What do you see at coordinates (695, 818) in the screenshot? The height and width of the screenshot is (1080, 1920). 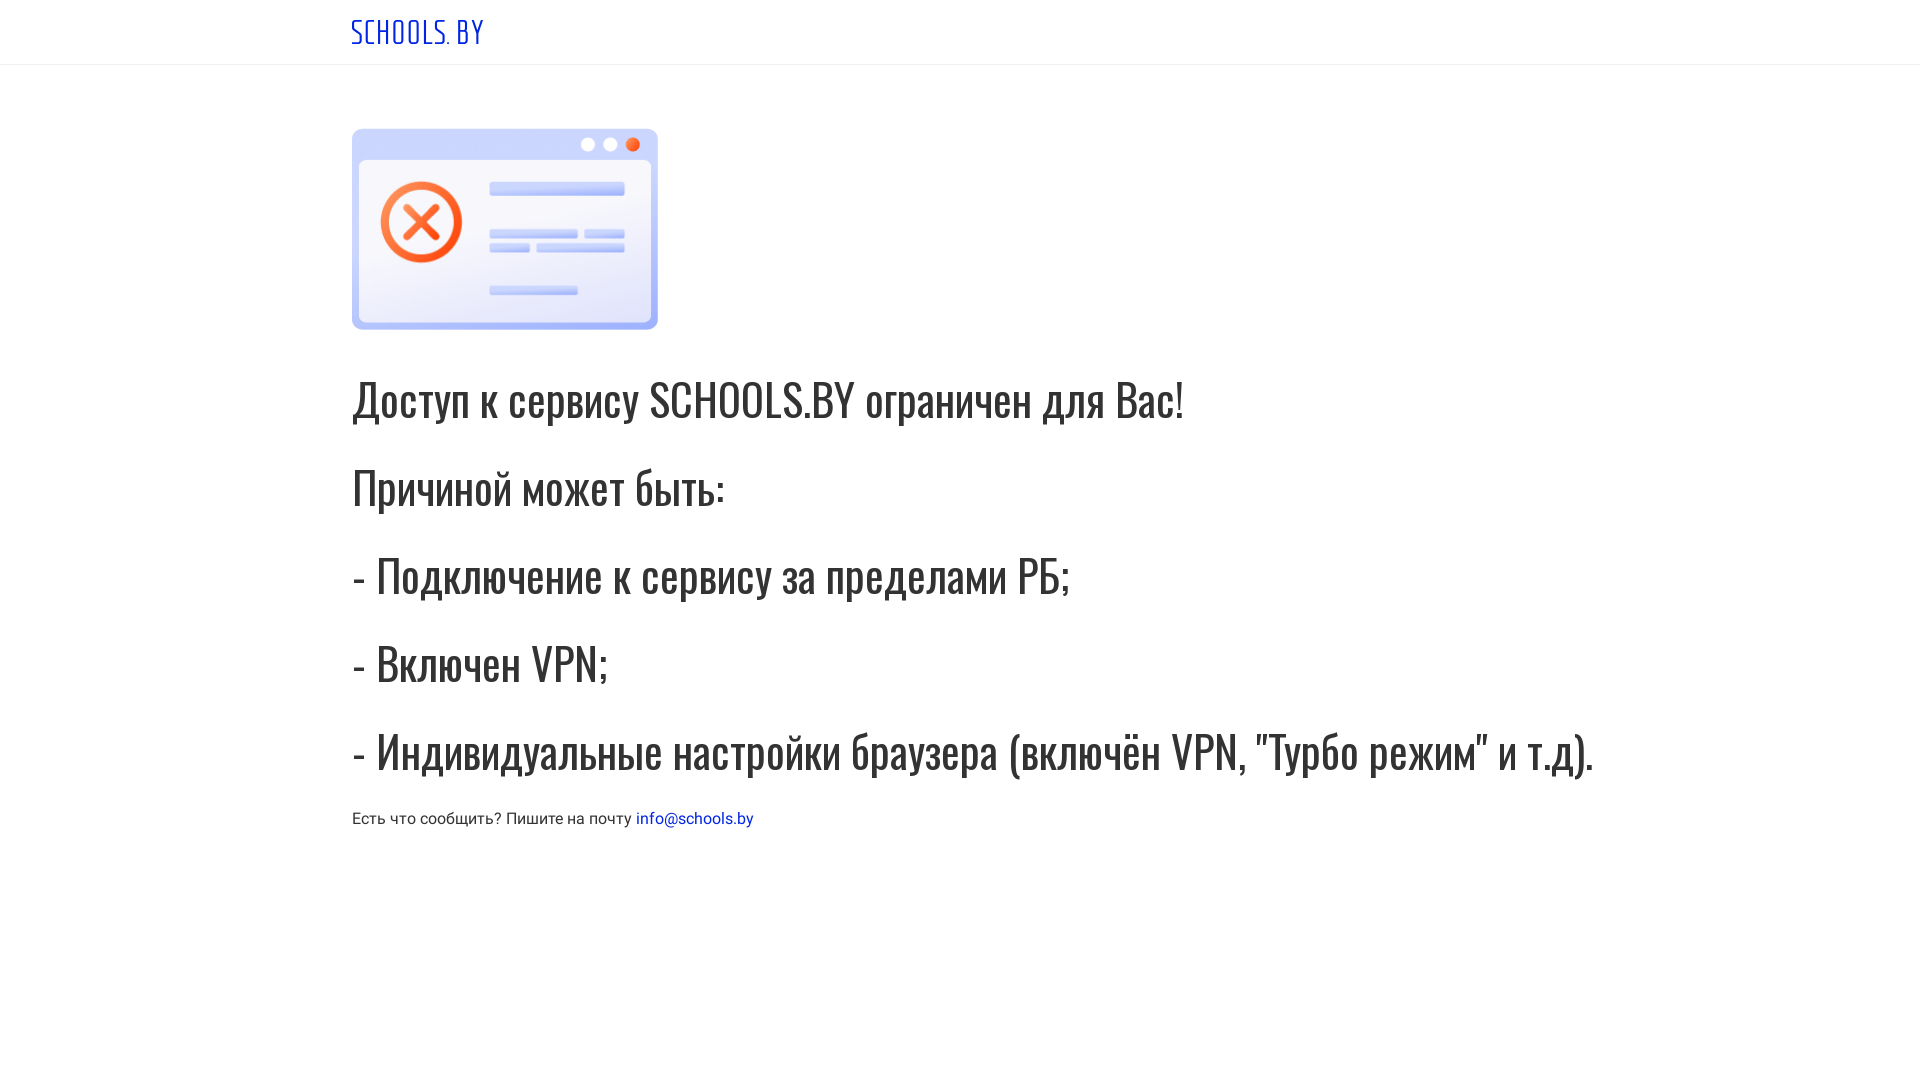 I see `'info@schools.by'` at bounding box center [695, 818].